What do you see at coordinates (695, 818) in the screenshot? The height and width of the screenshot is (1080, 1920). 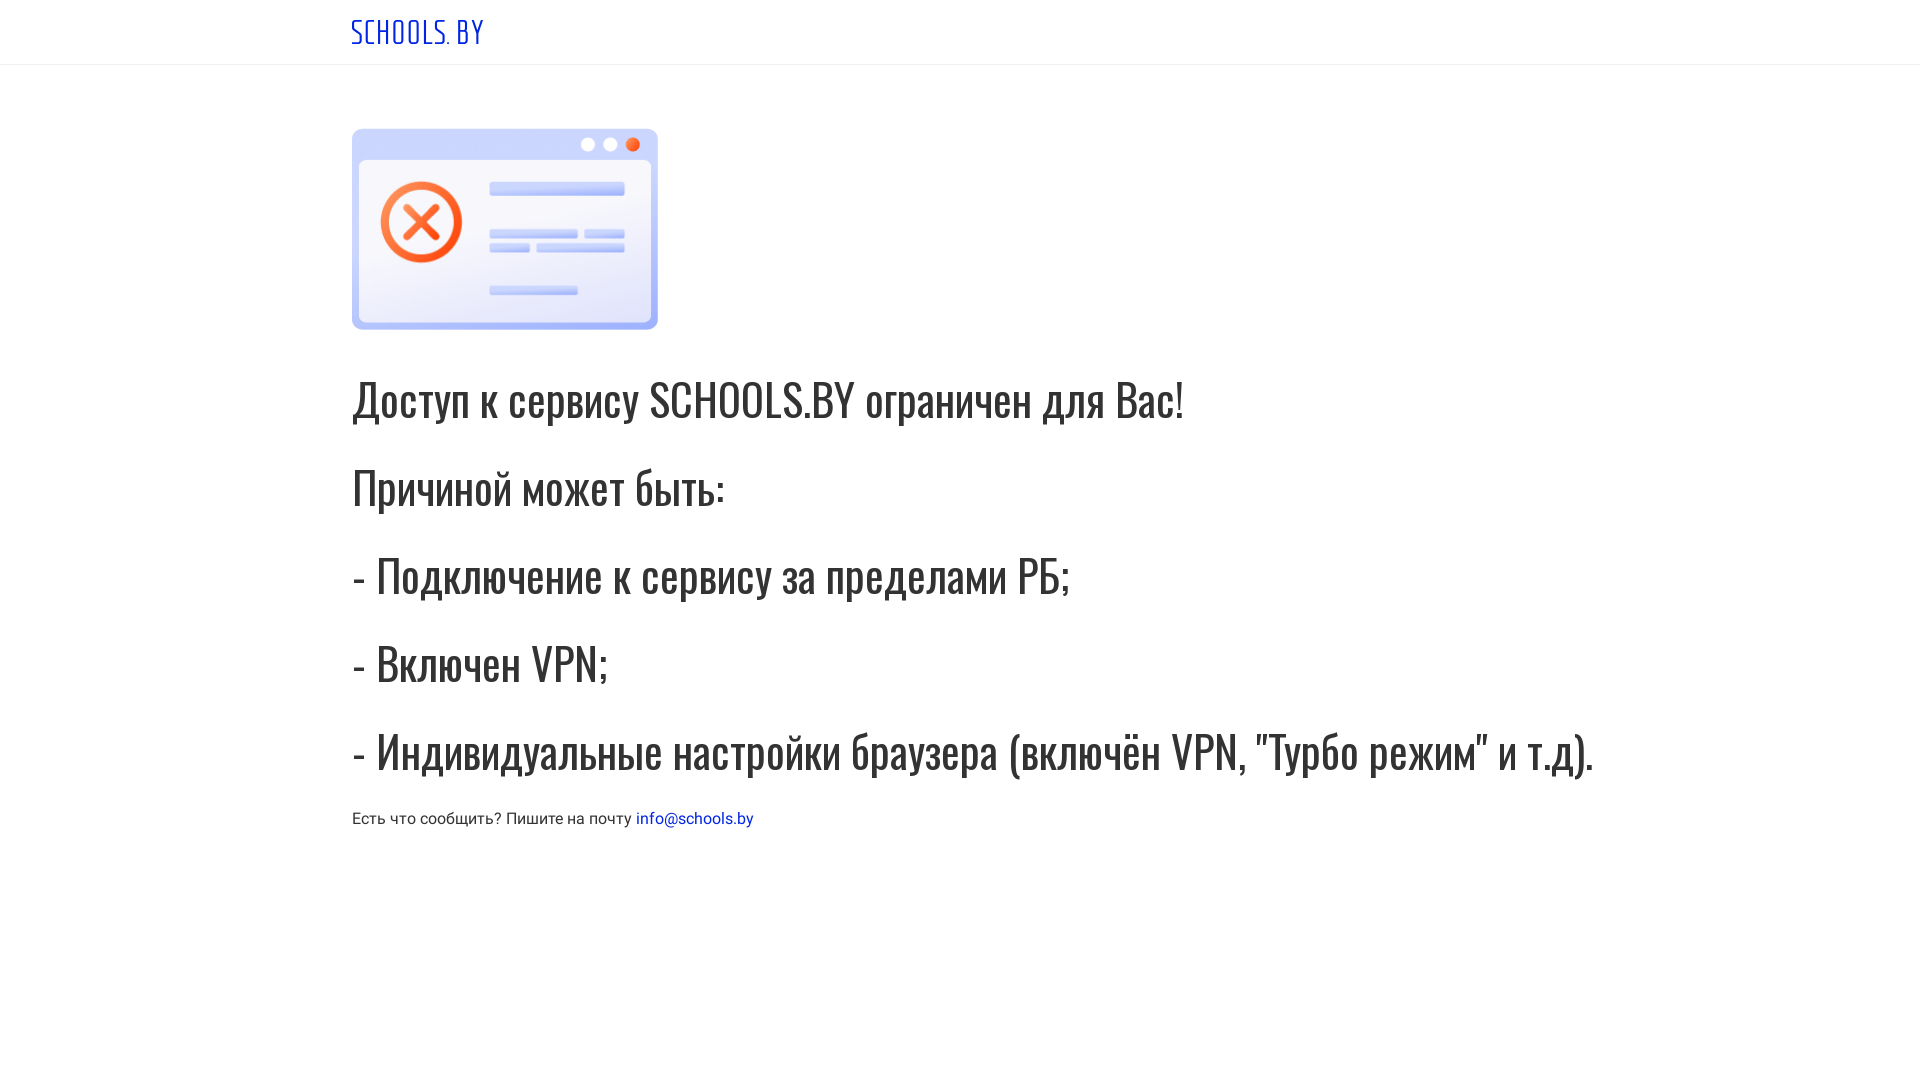 I see `'info@schools.by'` at bounding box center [695, 818].